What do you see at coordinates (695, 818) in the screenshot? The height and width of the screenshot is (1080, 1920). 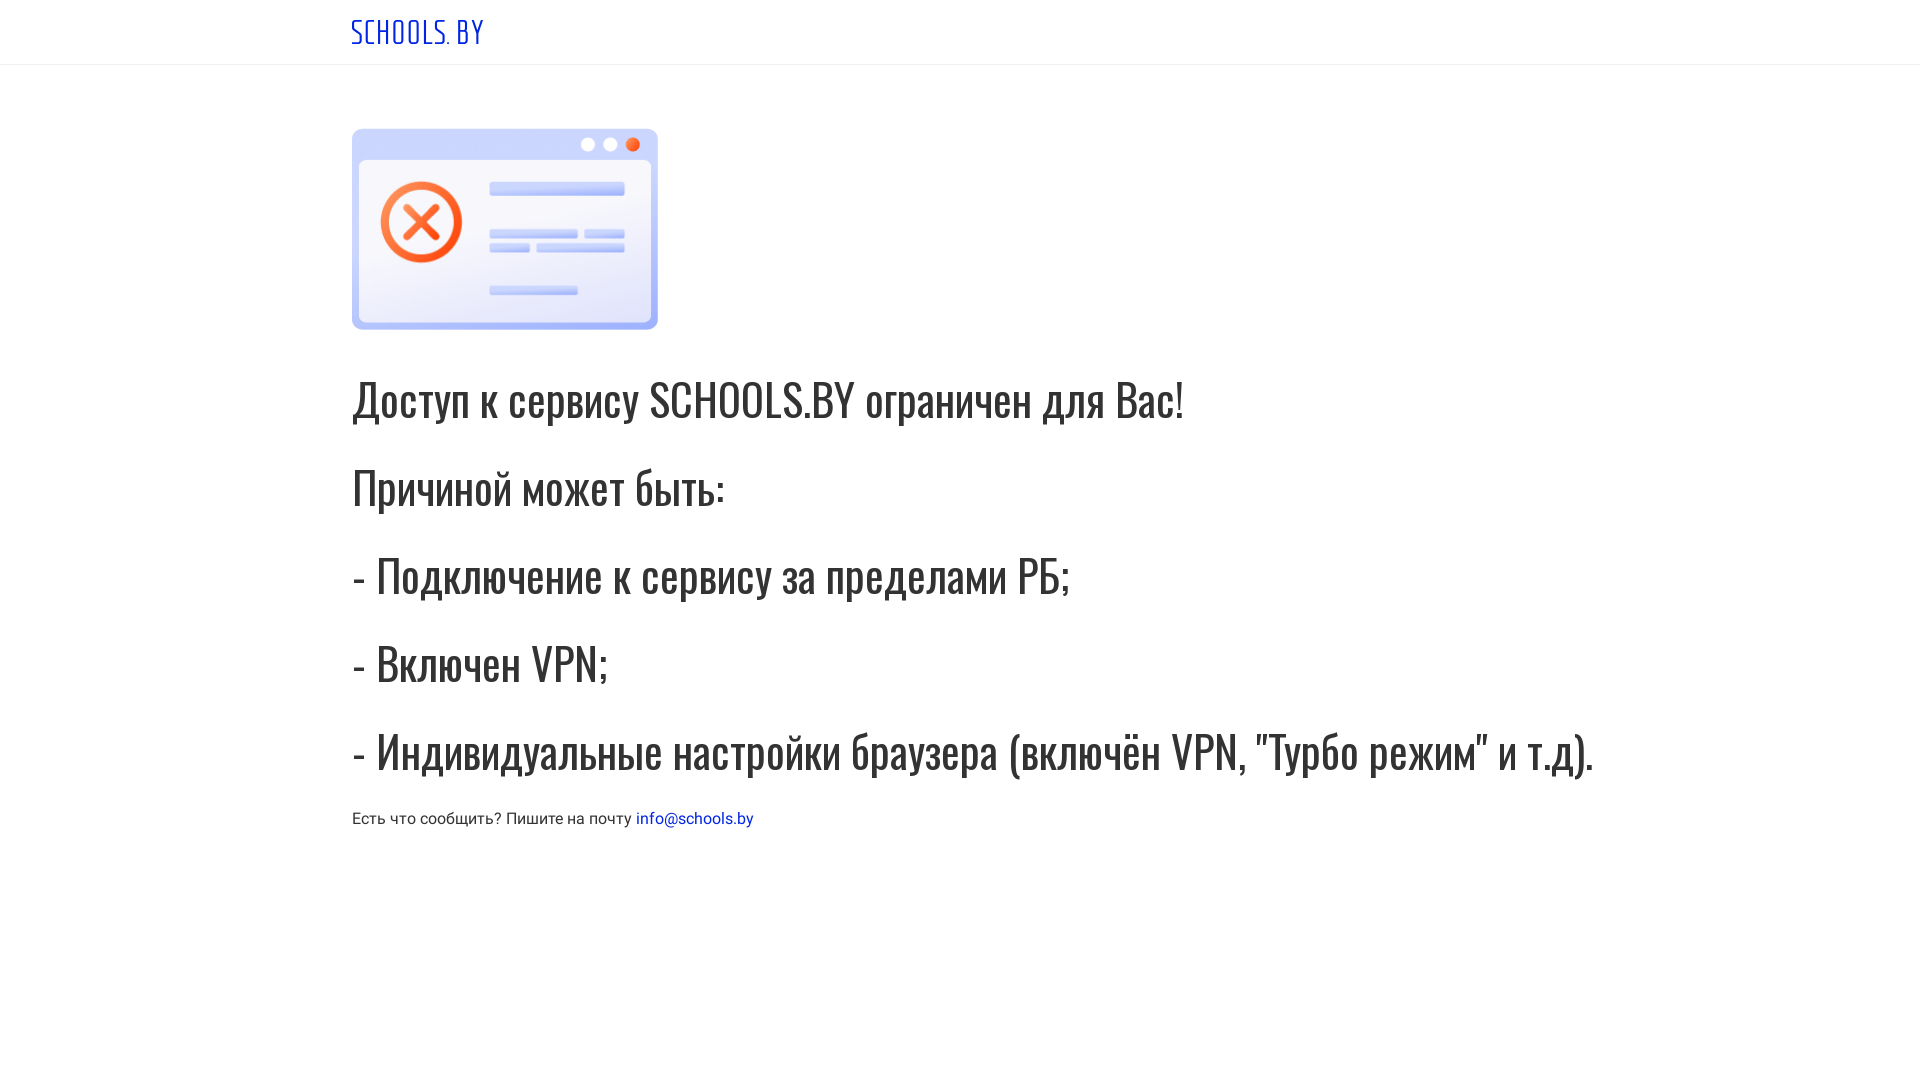 I see `'info@schools.by'` at bounding box center [695, 818].